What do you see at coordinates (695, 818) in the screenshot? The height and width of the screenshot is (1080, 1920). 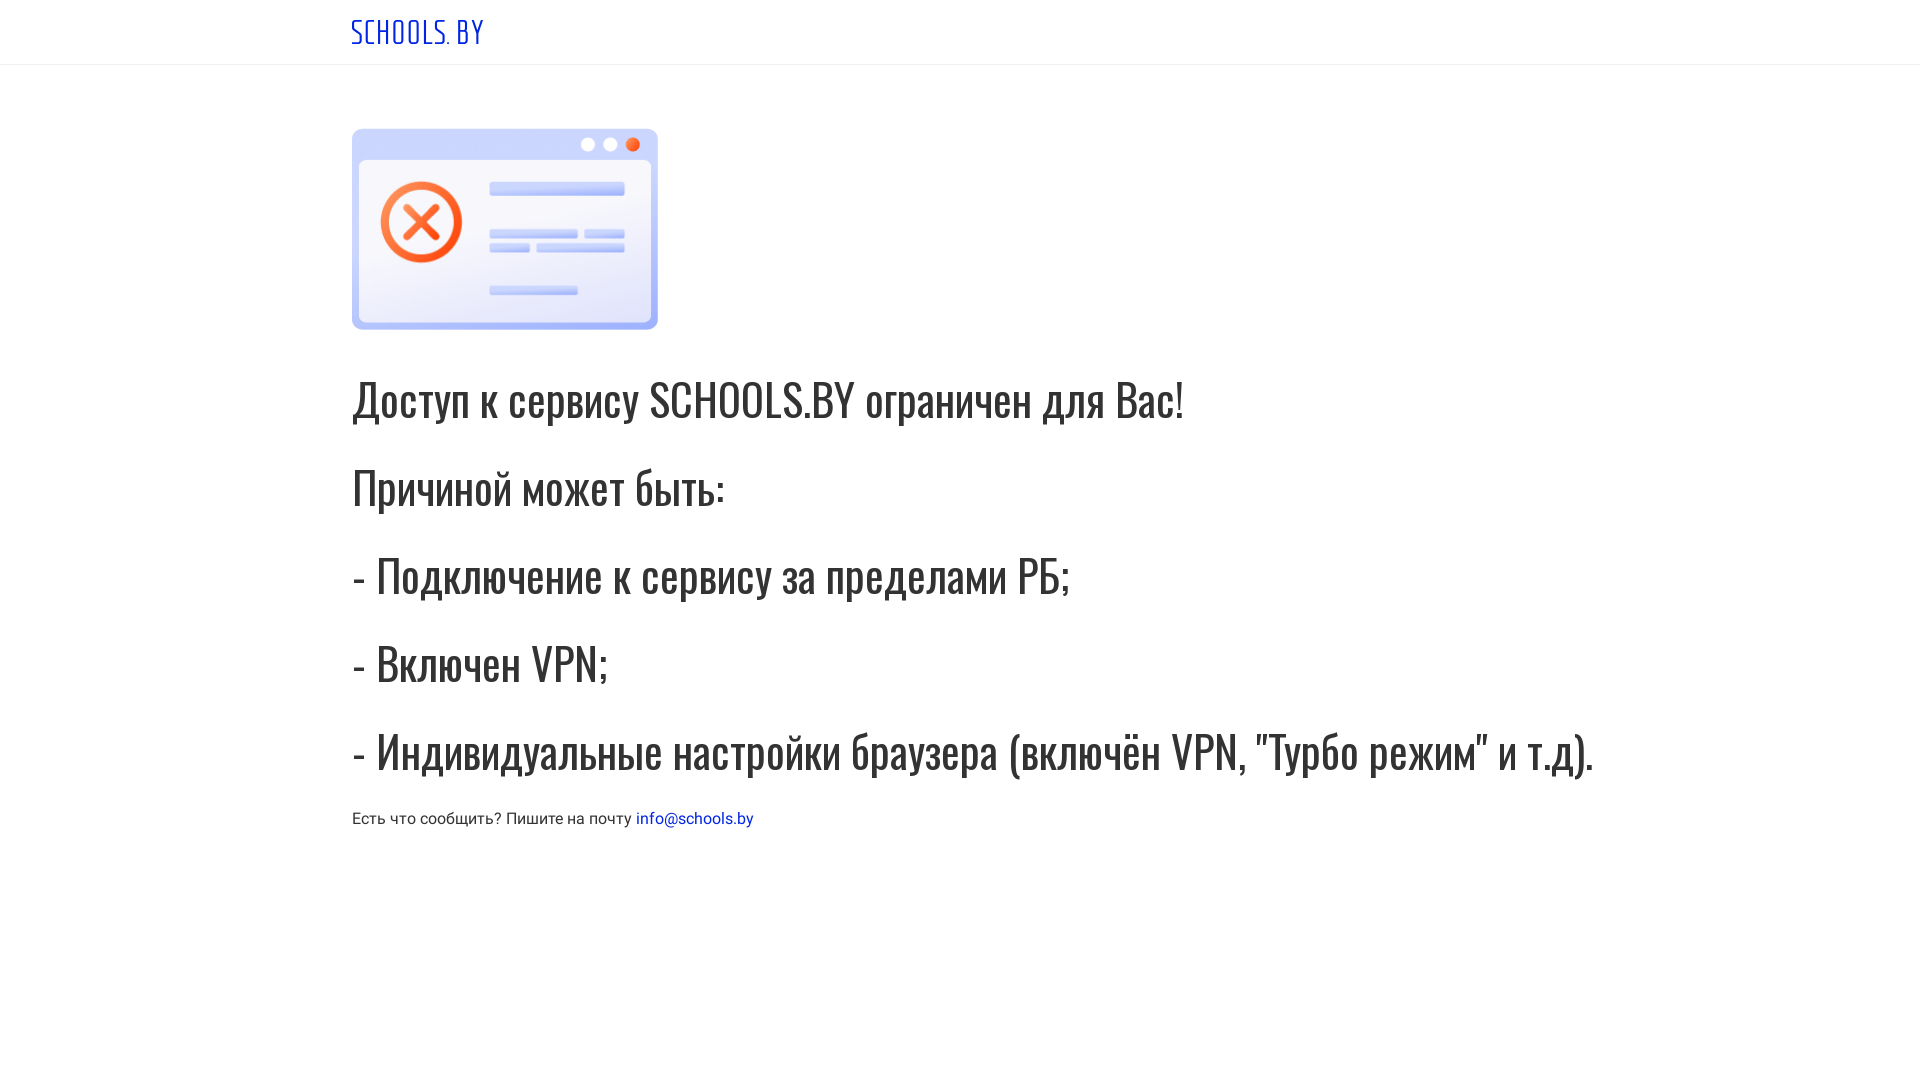 I see `'info@schools.by'` at bounding box center [695, 818].